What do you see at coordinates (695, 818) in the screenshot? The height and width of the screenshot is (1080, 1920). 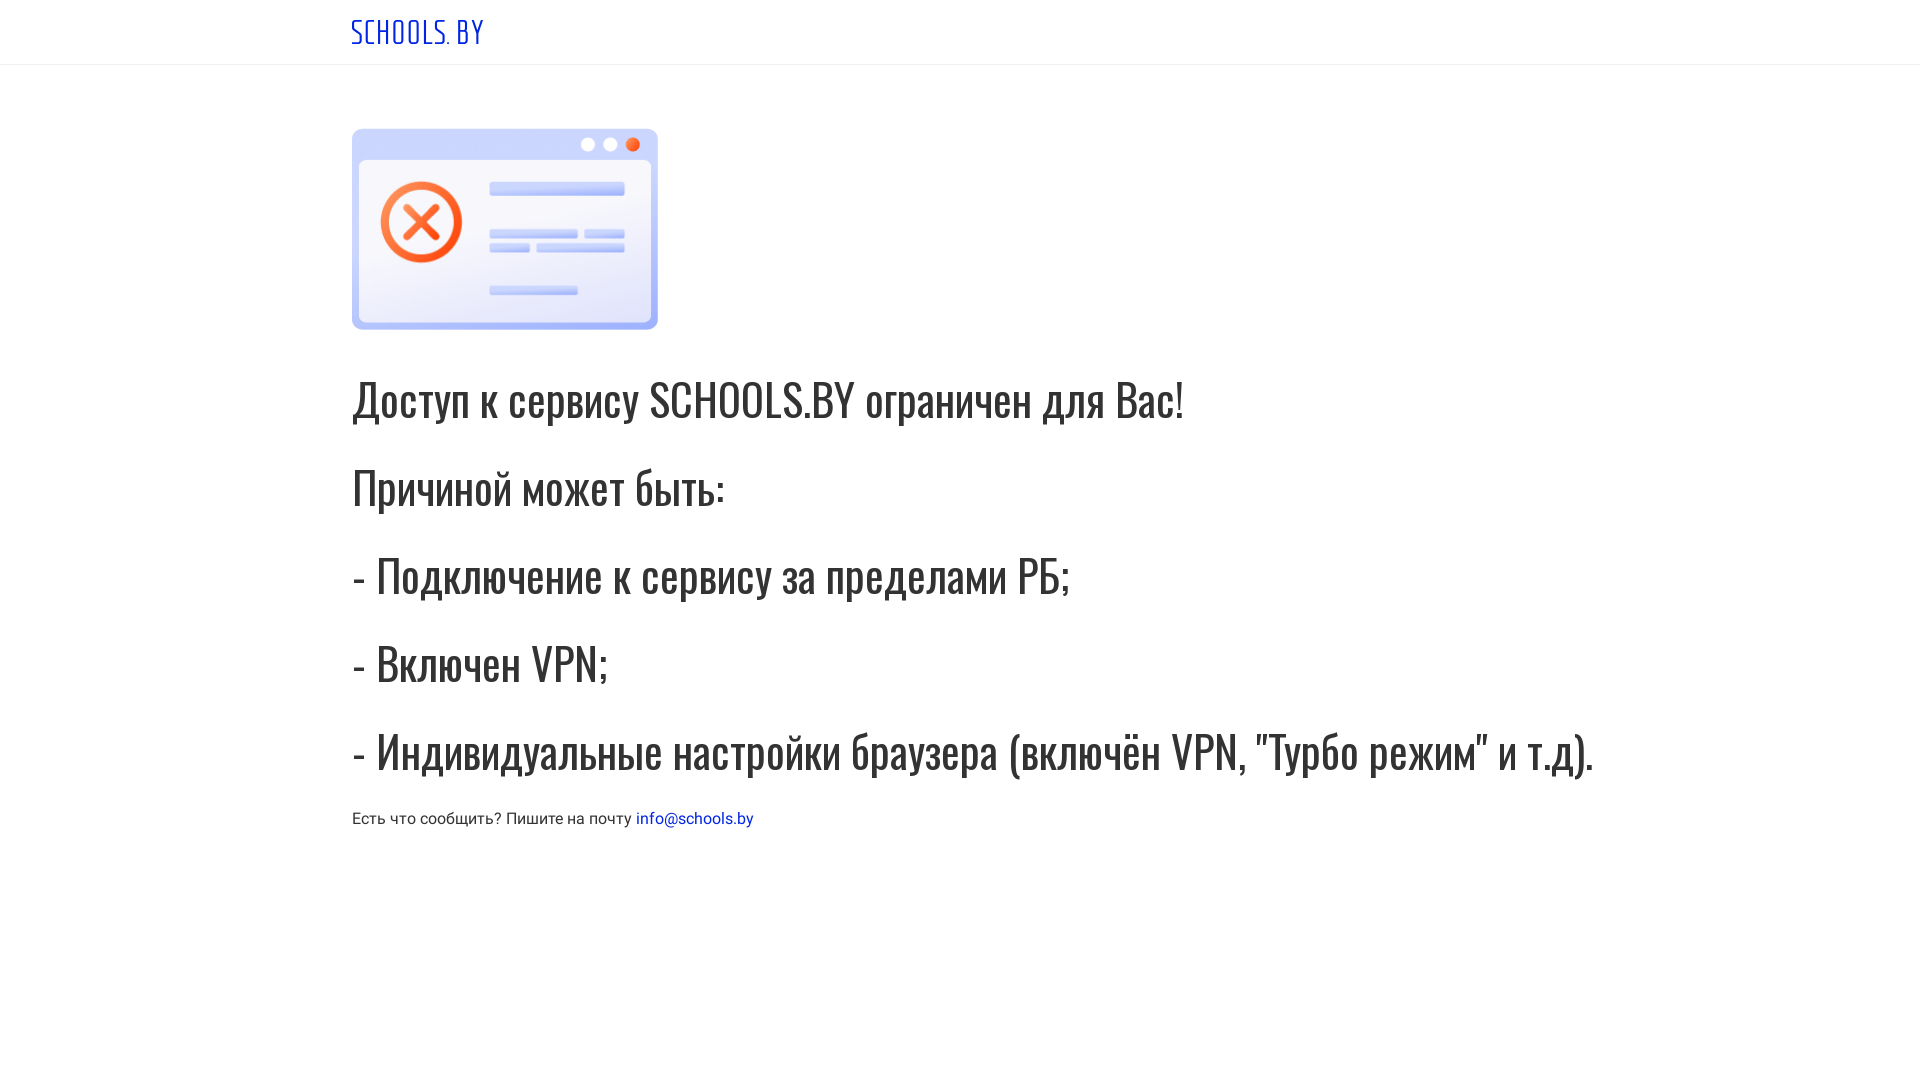 I see `'info@schools.by'` at bounding box center [695, 818].